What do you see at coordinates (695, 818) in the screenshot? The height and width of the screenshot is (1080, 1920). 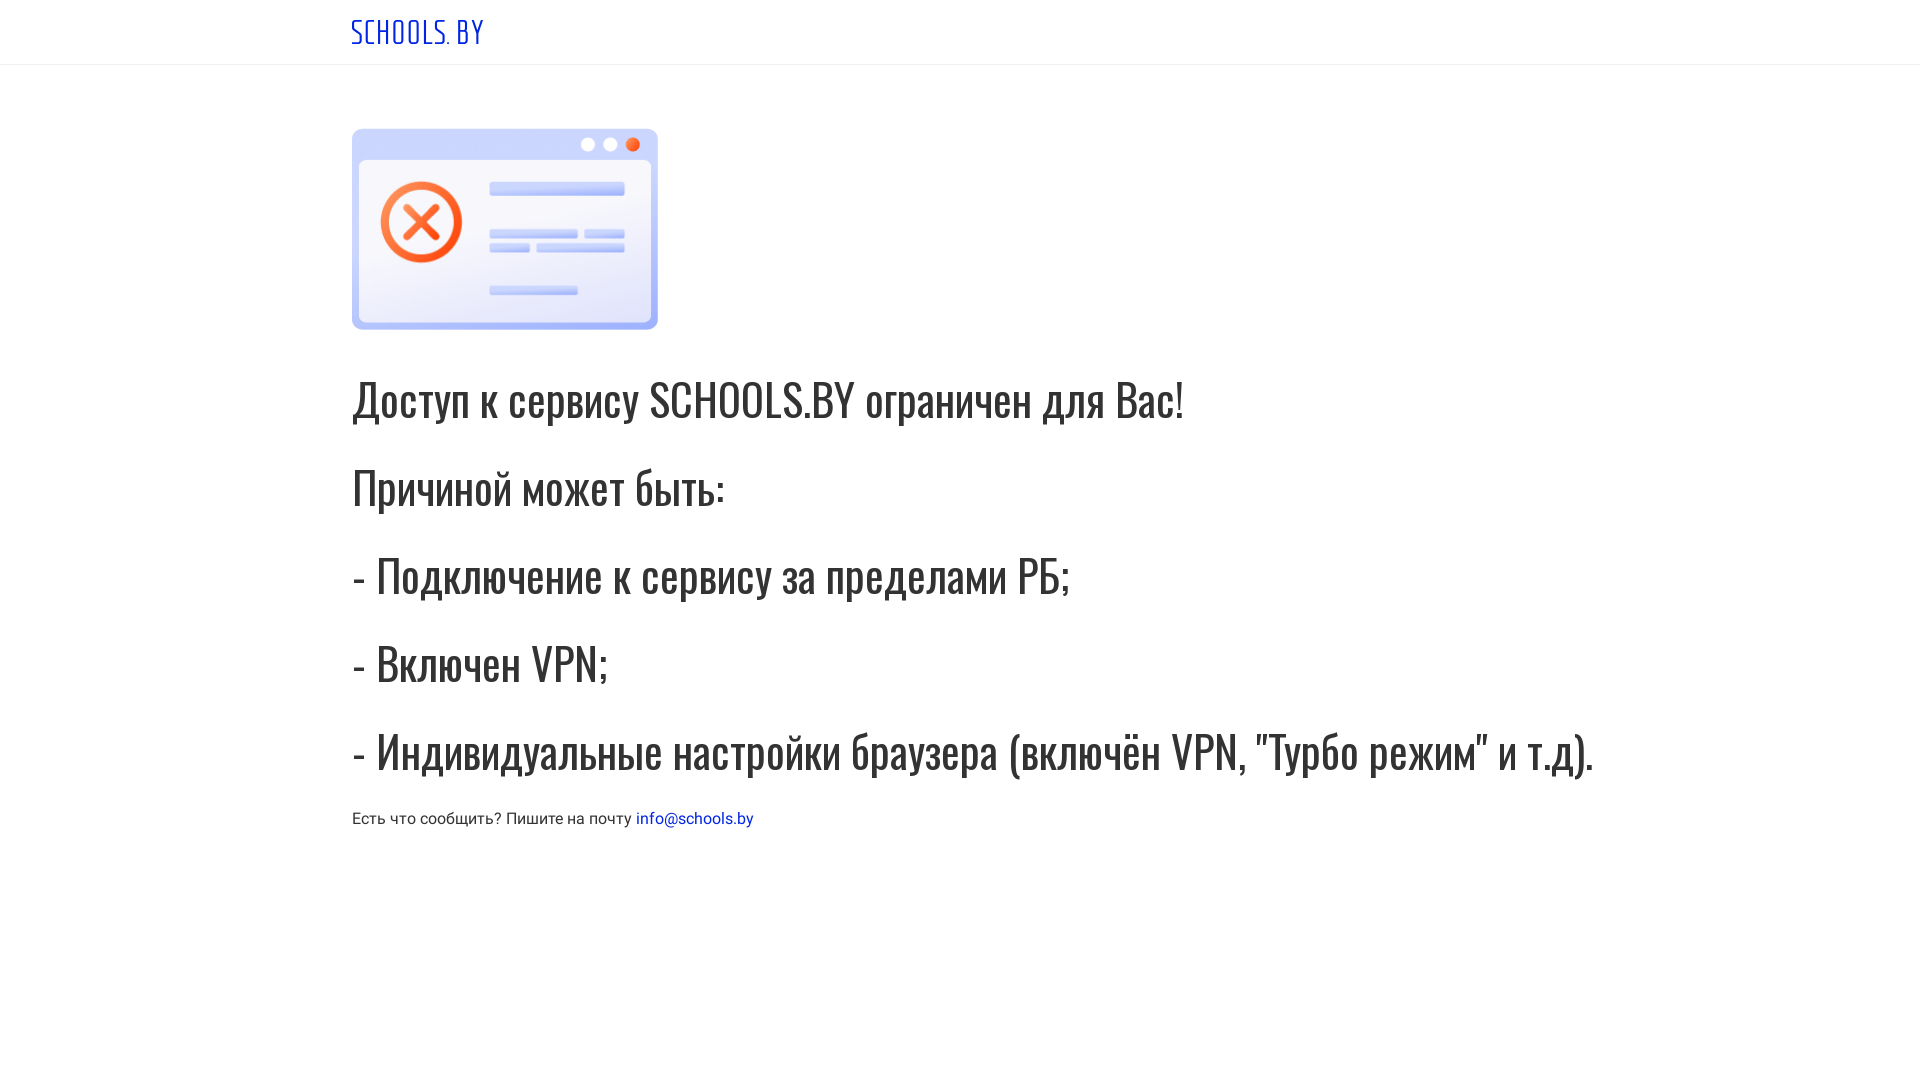 I see `'info@schools.by'` at bounding box center [695, 818].